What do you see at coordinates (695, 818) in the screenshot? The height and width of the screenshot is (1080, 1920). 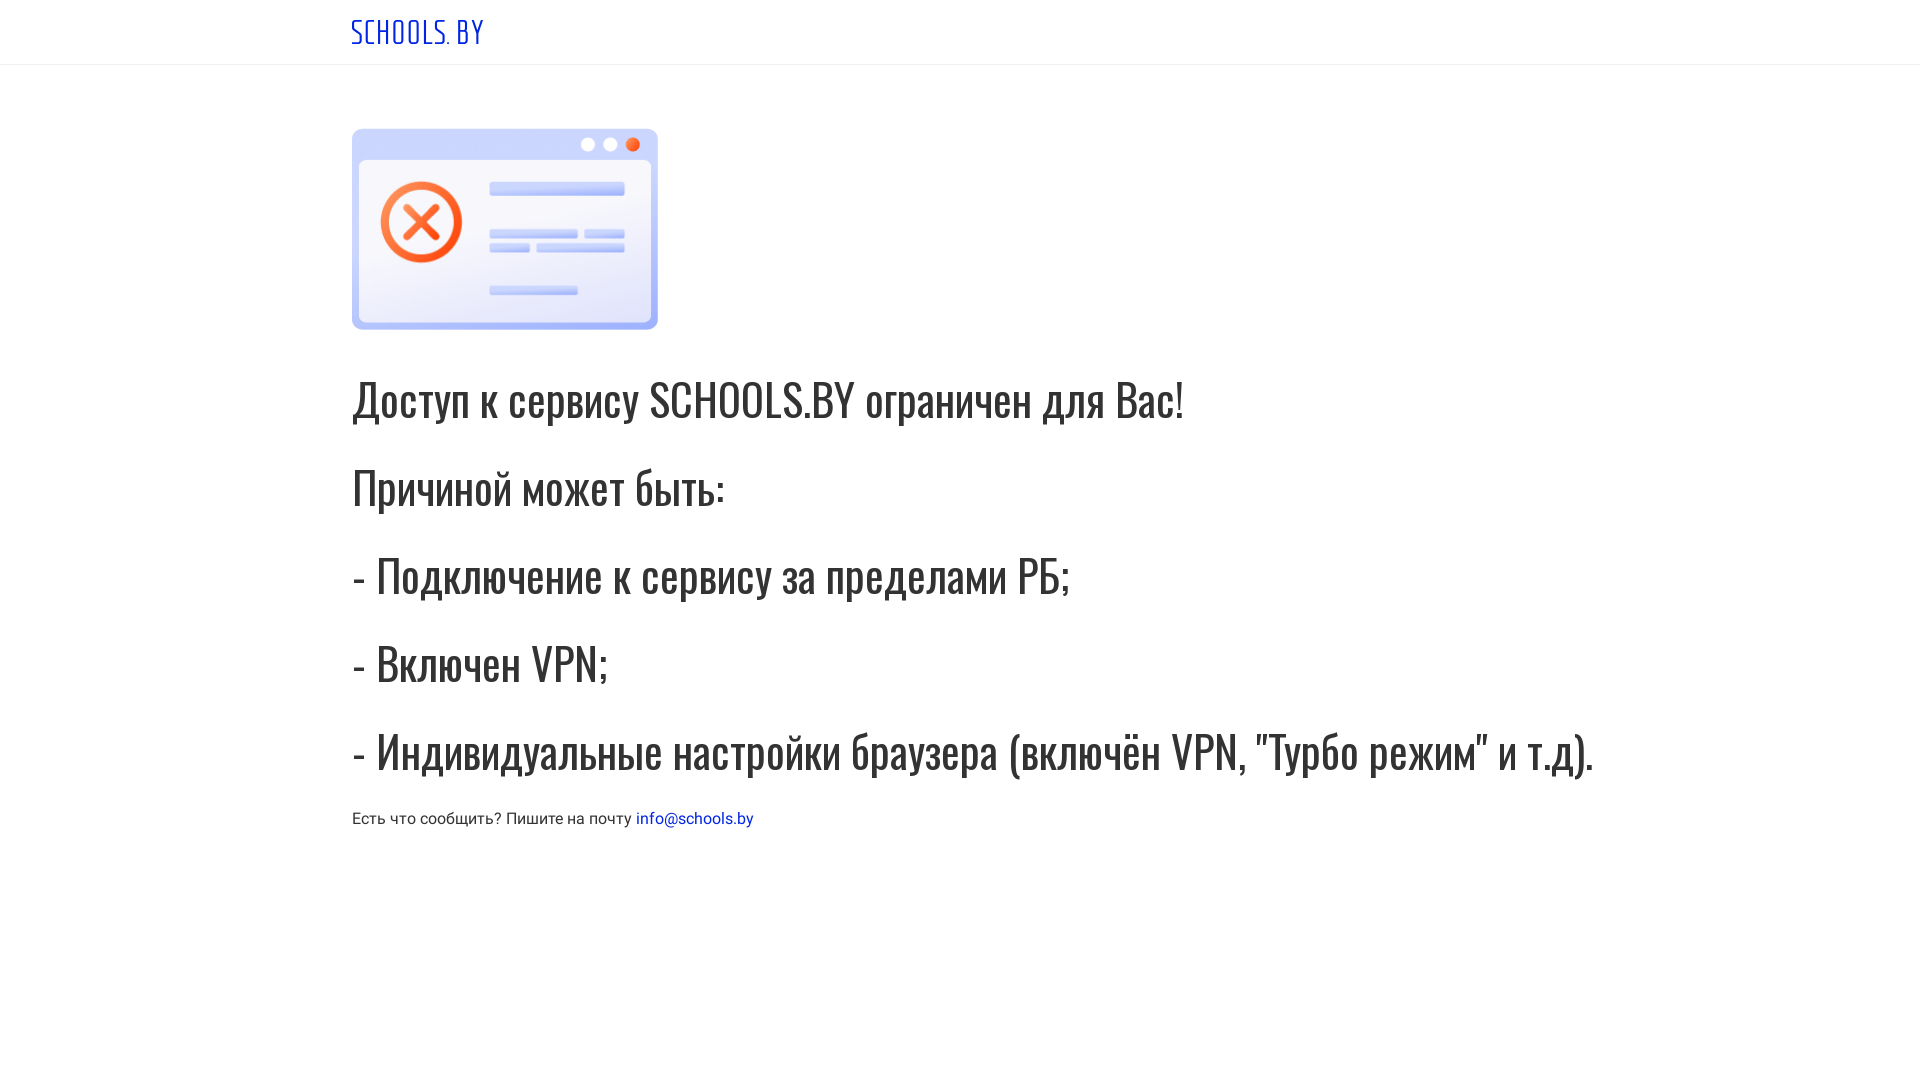 I see `'info@schools.by'` at bounding box center [695, 818].